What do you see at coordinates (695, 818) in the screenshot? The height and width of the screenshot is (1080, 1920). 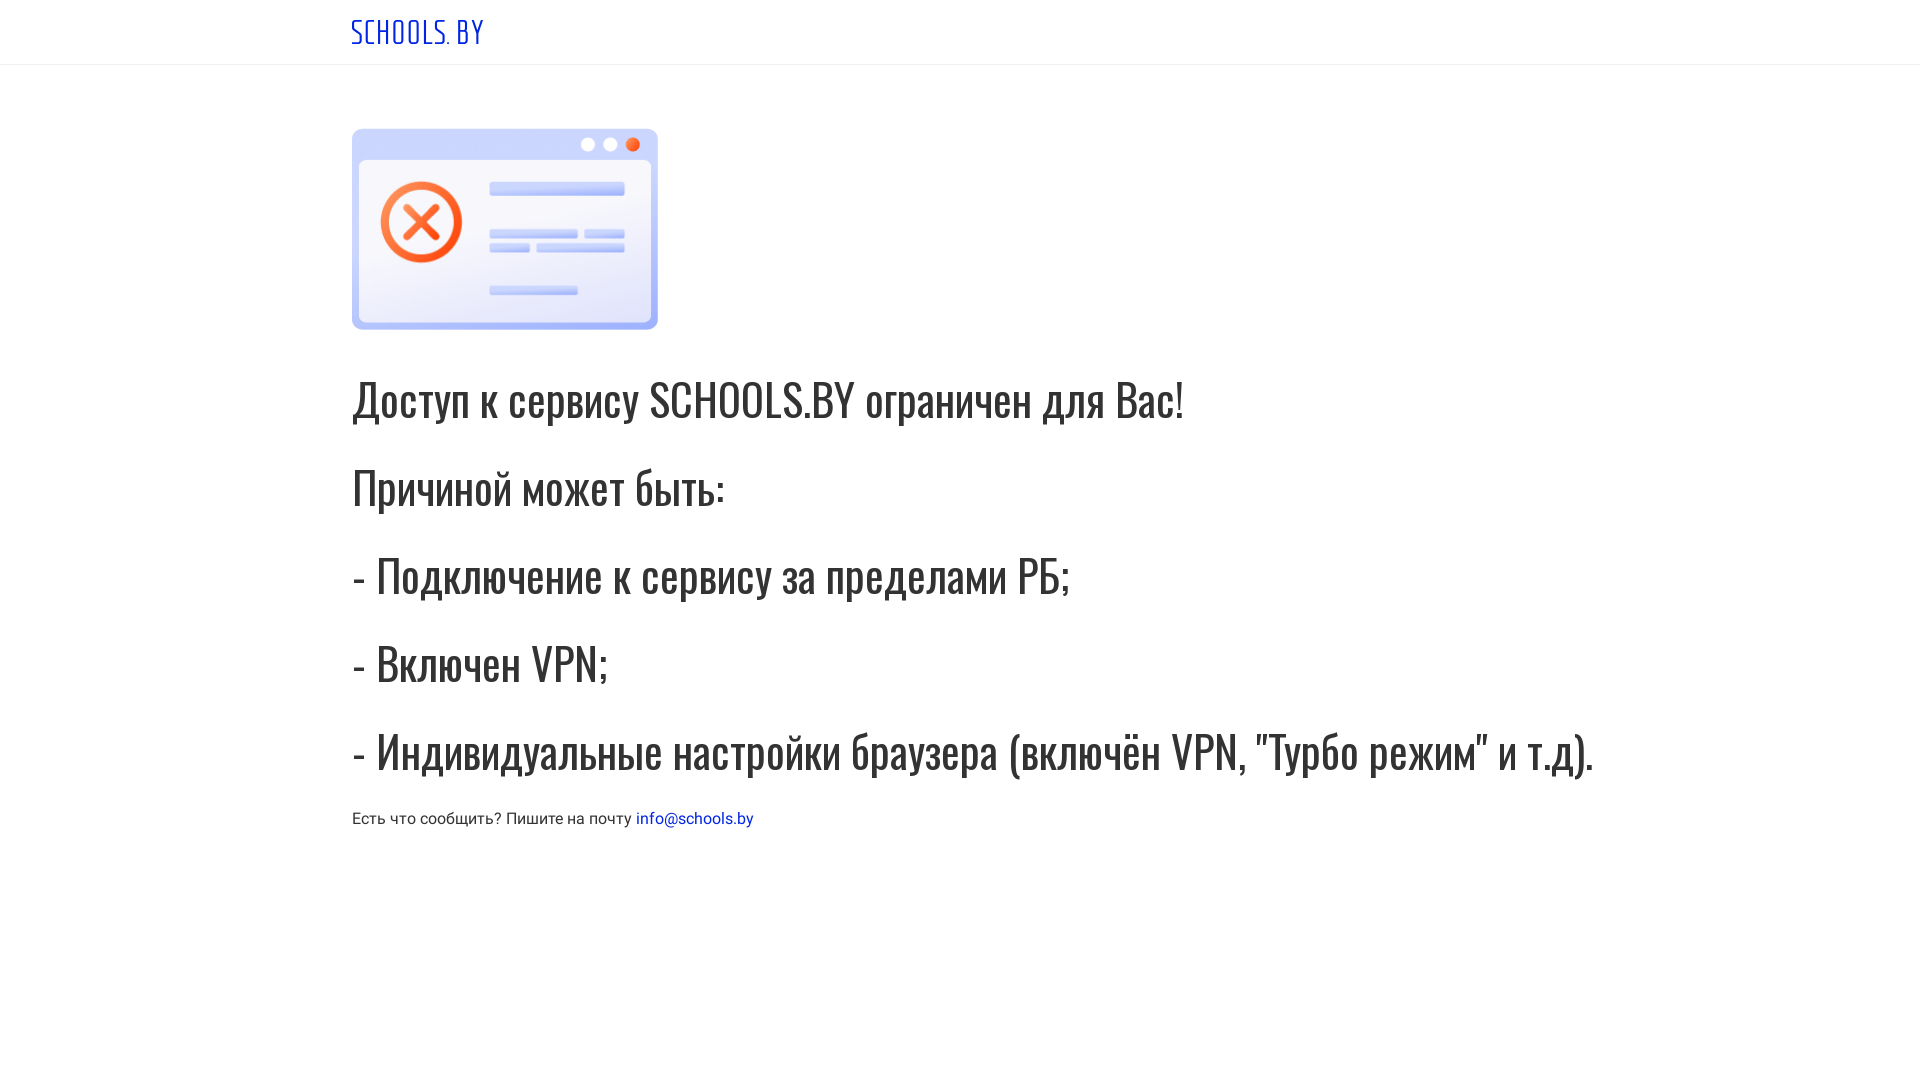 I see `'info@schools.by'` at bounding box center [695, 818].